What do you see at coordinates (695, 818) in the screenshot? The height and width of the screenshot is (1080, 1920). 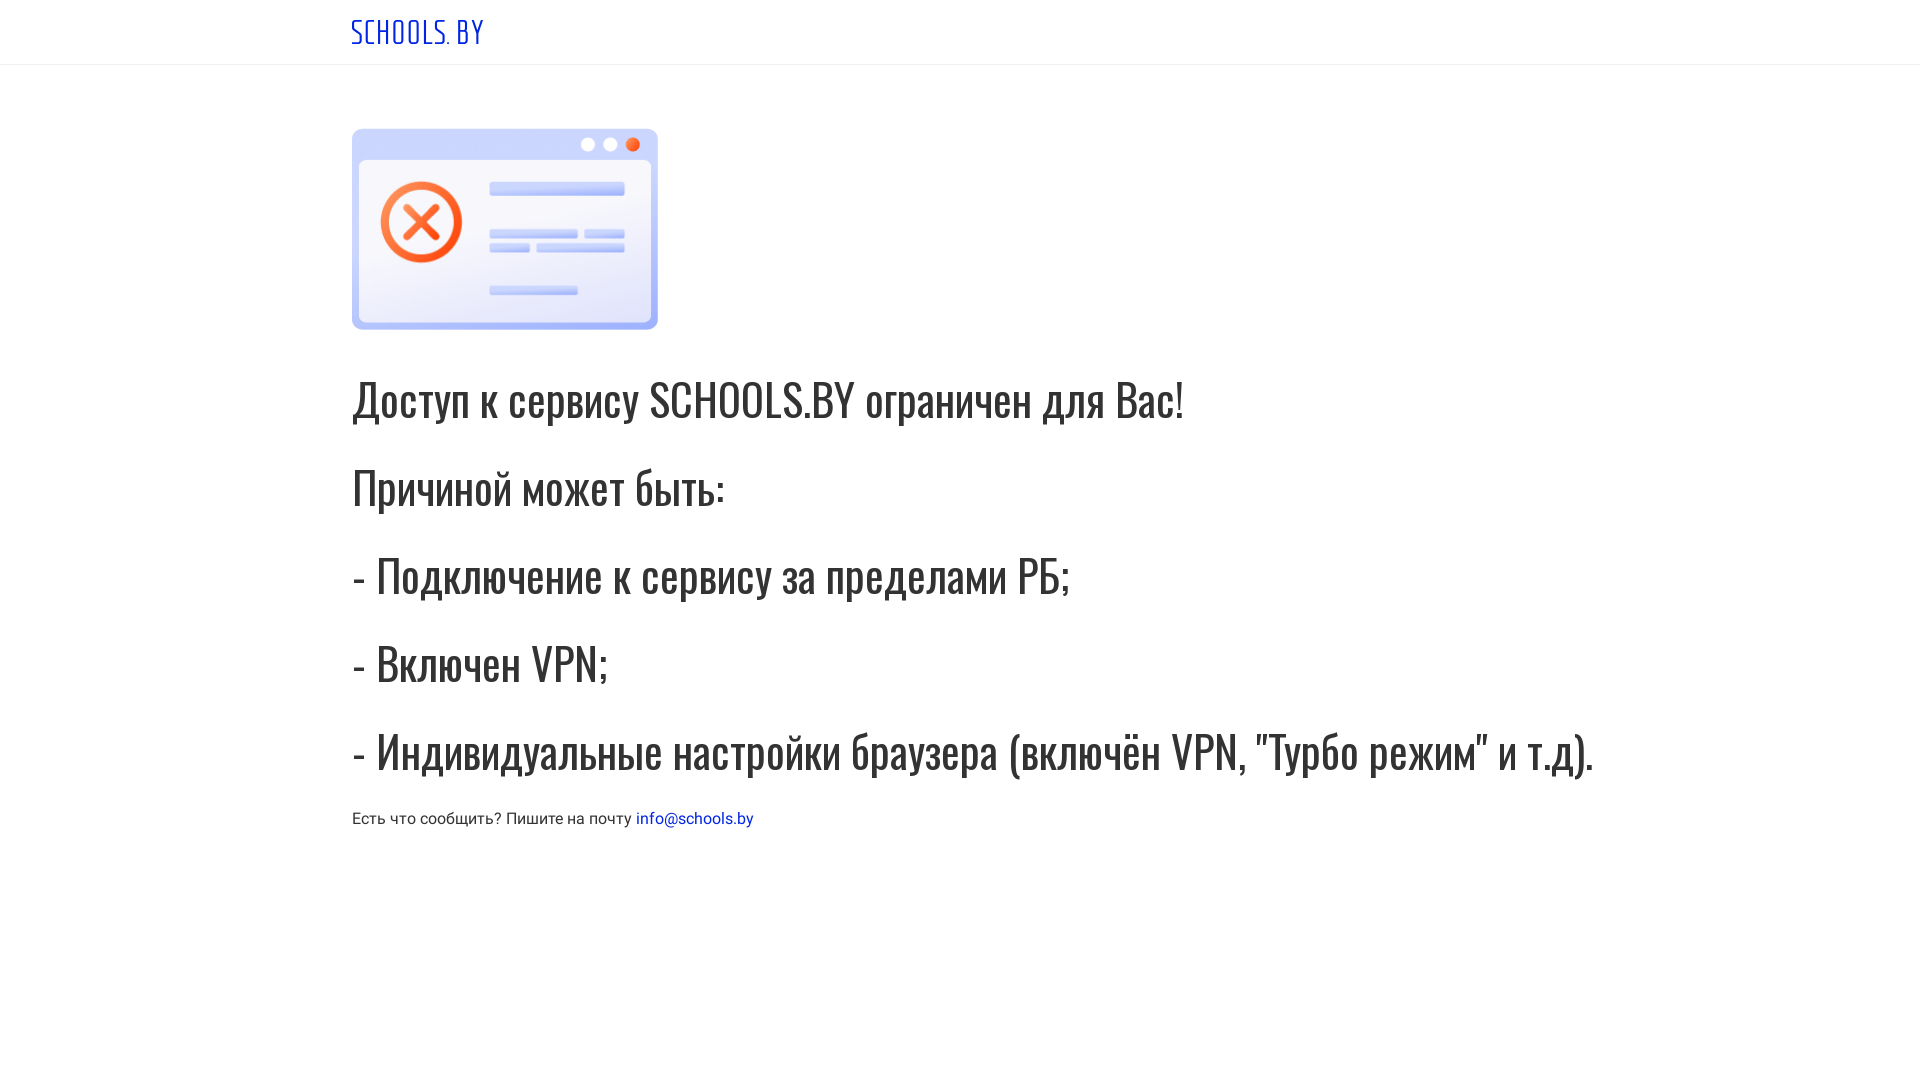 I see `'info@schools.by'` at bounding box center [695, 818].